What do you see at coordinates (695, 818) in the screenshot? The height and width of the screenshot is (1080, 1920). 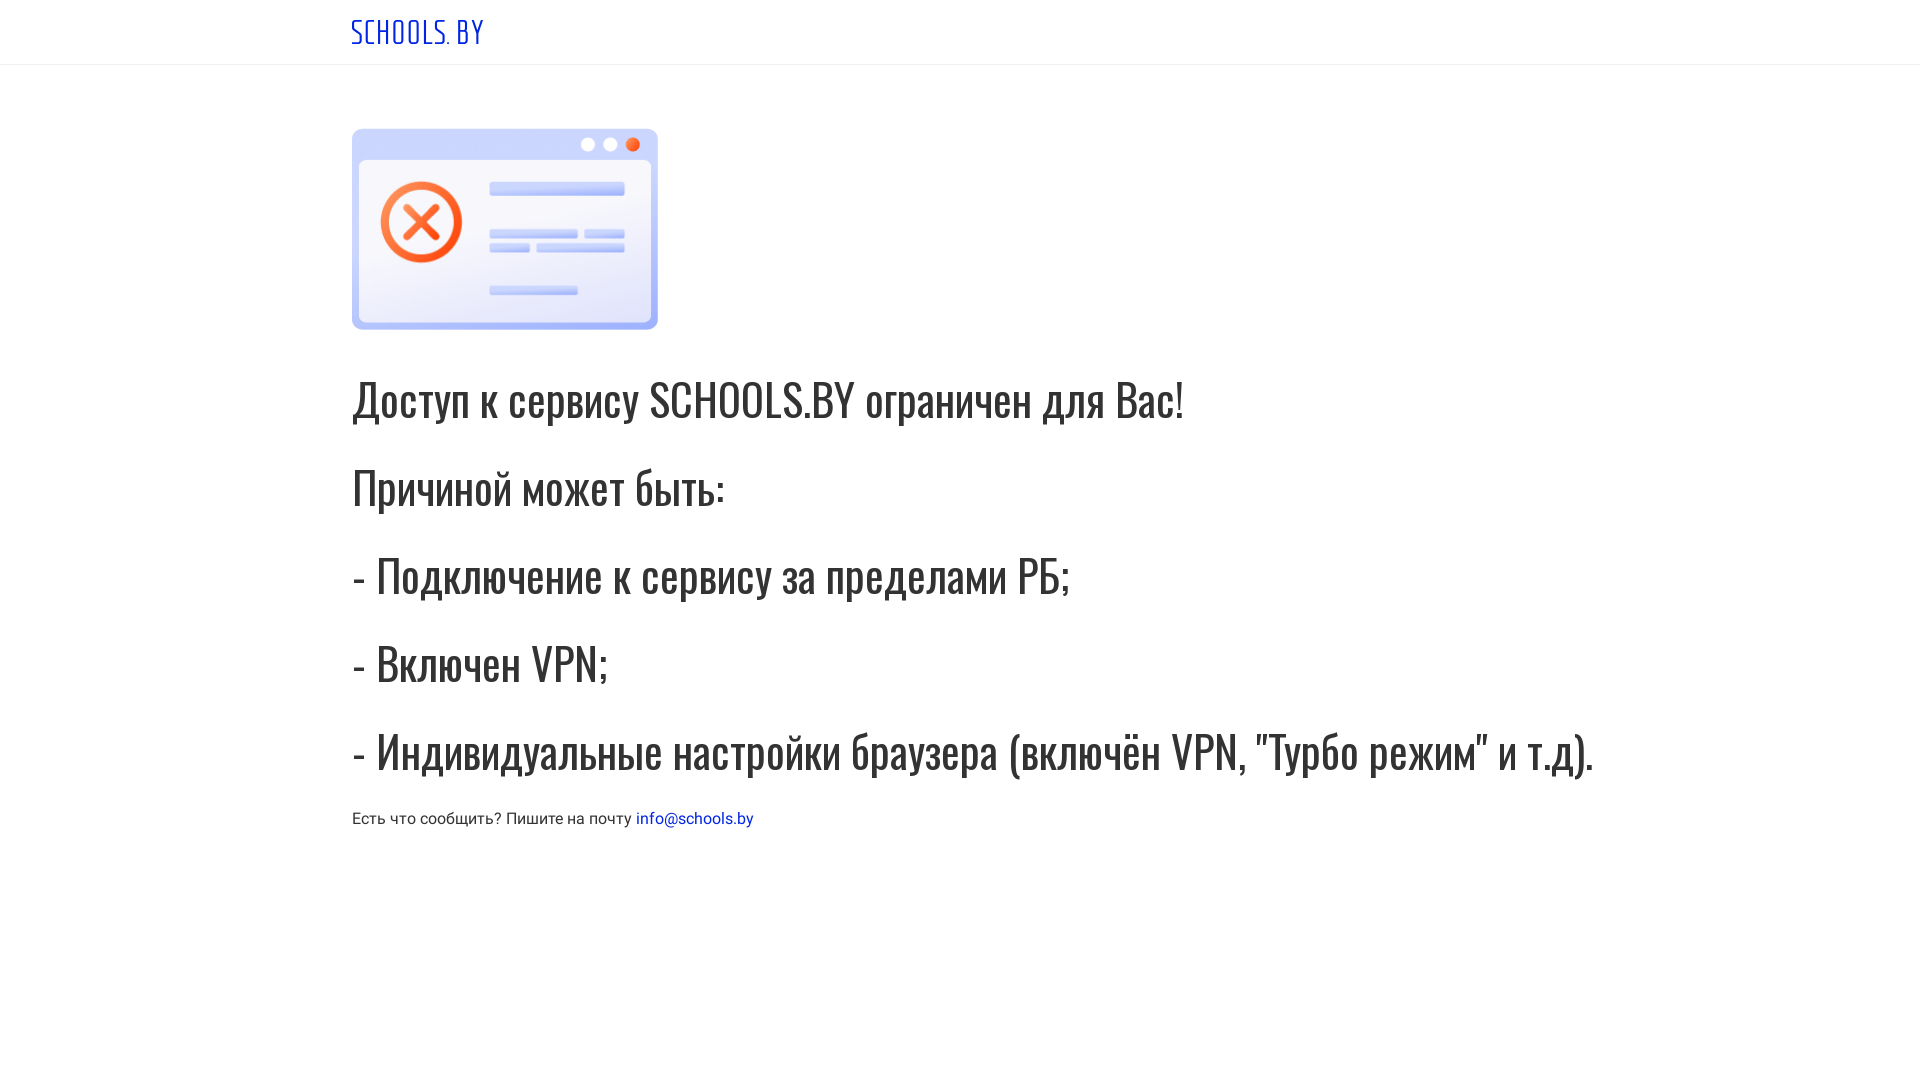 I see `'info@schools.by'` at bounding box center [695, 818].